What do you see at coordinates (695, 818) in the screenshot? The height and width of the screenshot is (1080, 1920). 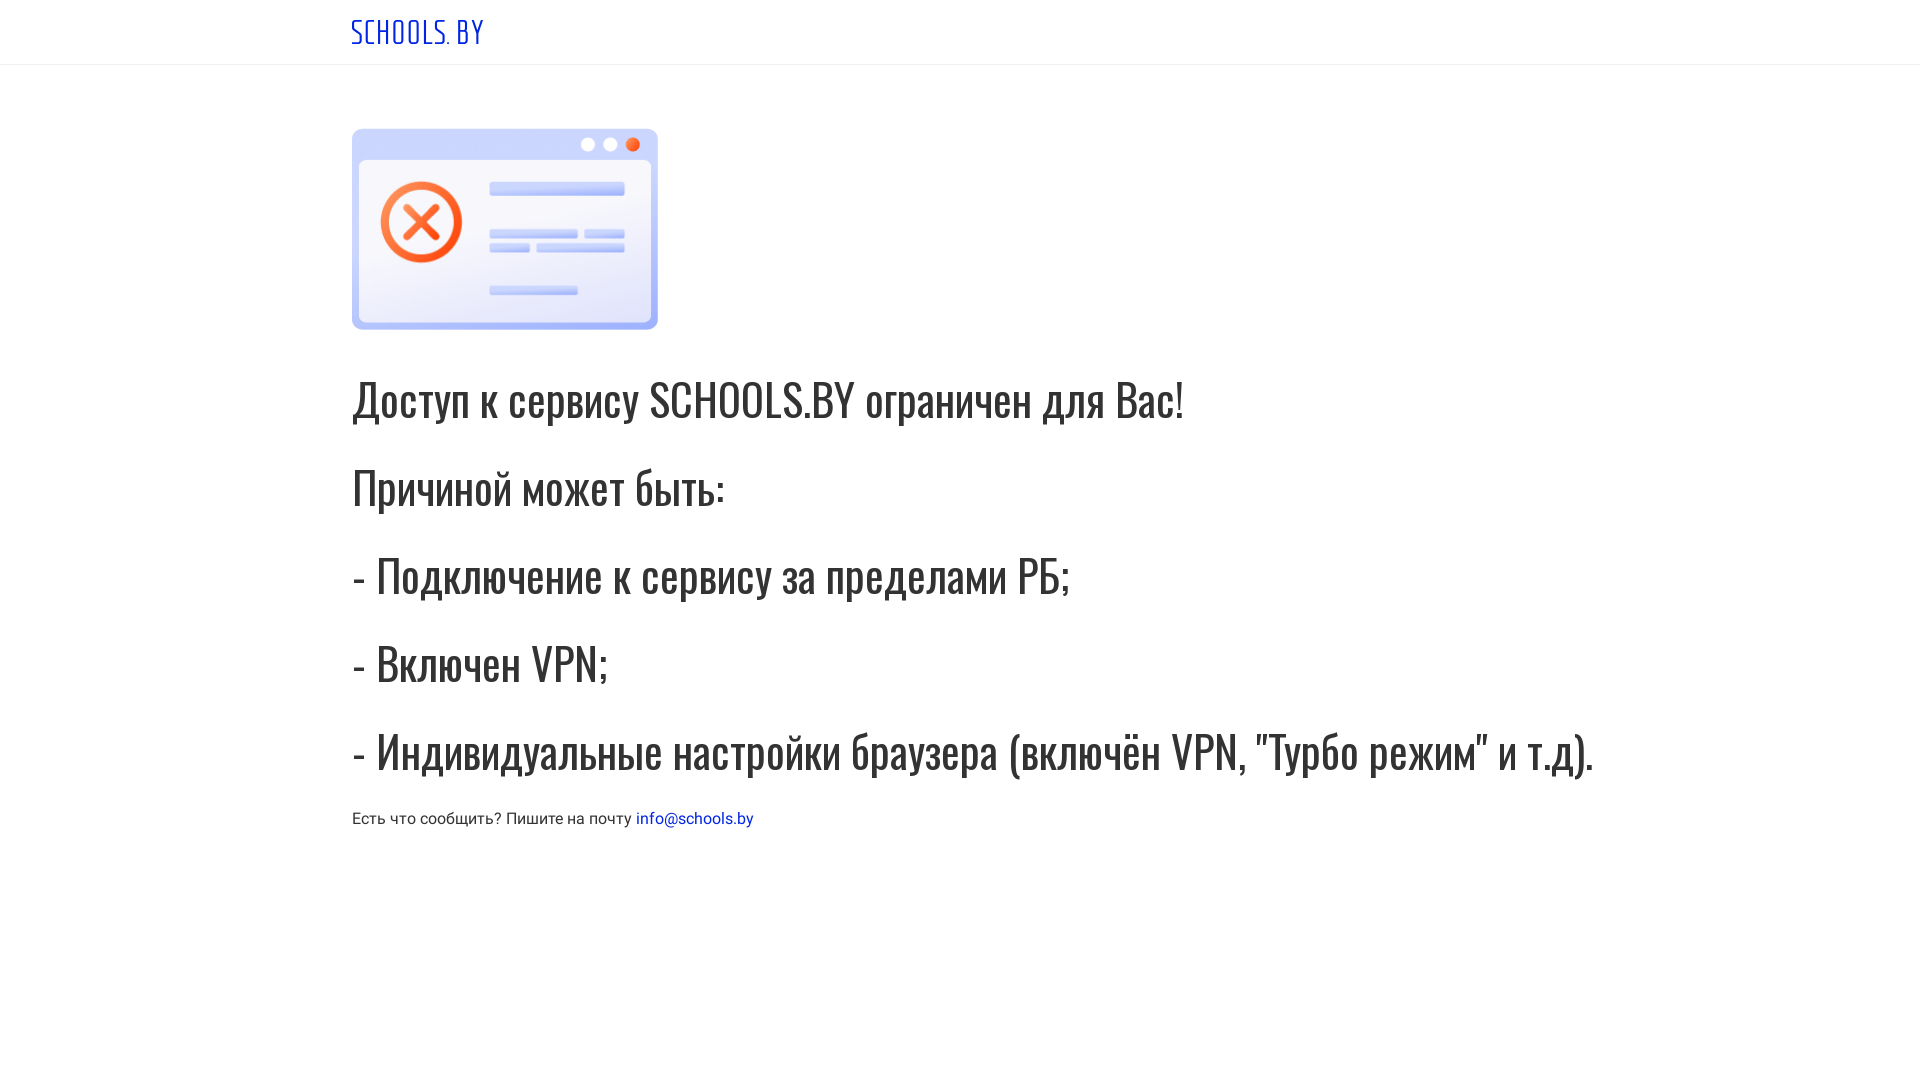 I see `'info@schools.by'` at bounding box center [695, 818].